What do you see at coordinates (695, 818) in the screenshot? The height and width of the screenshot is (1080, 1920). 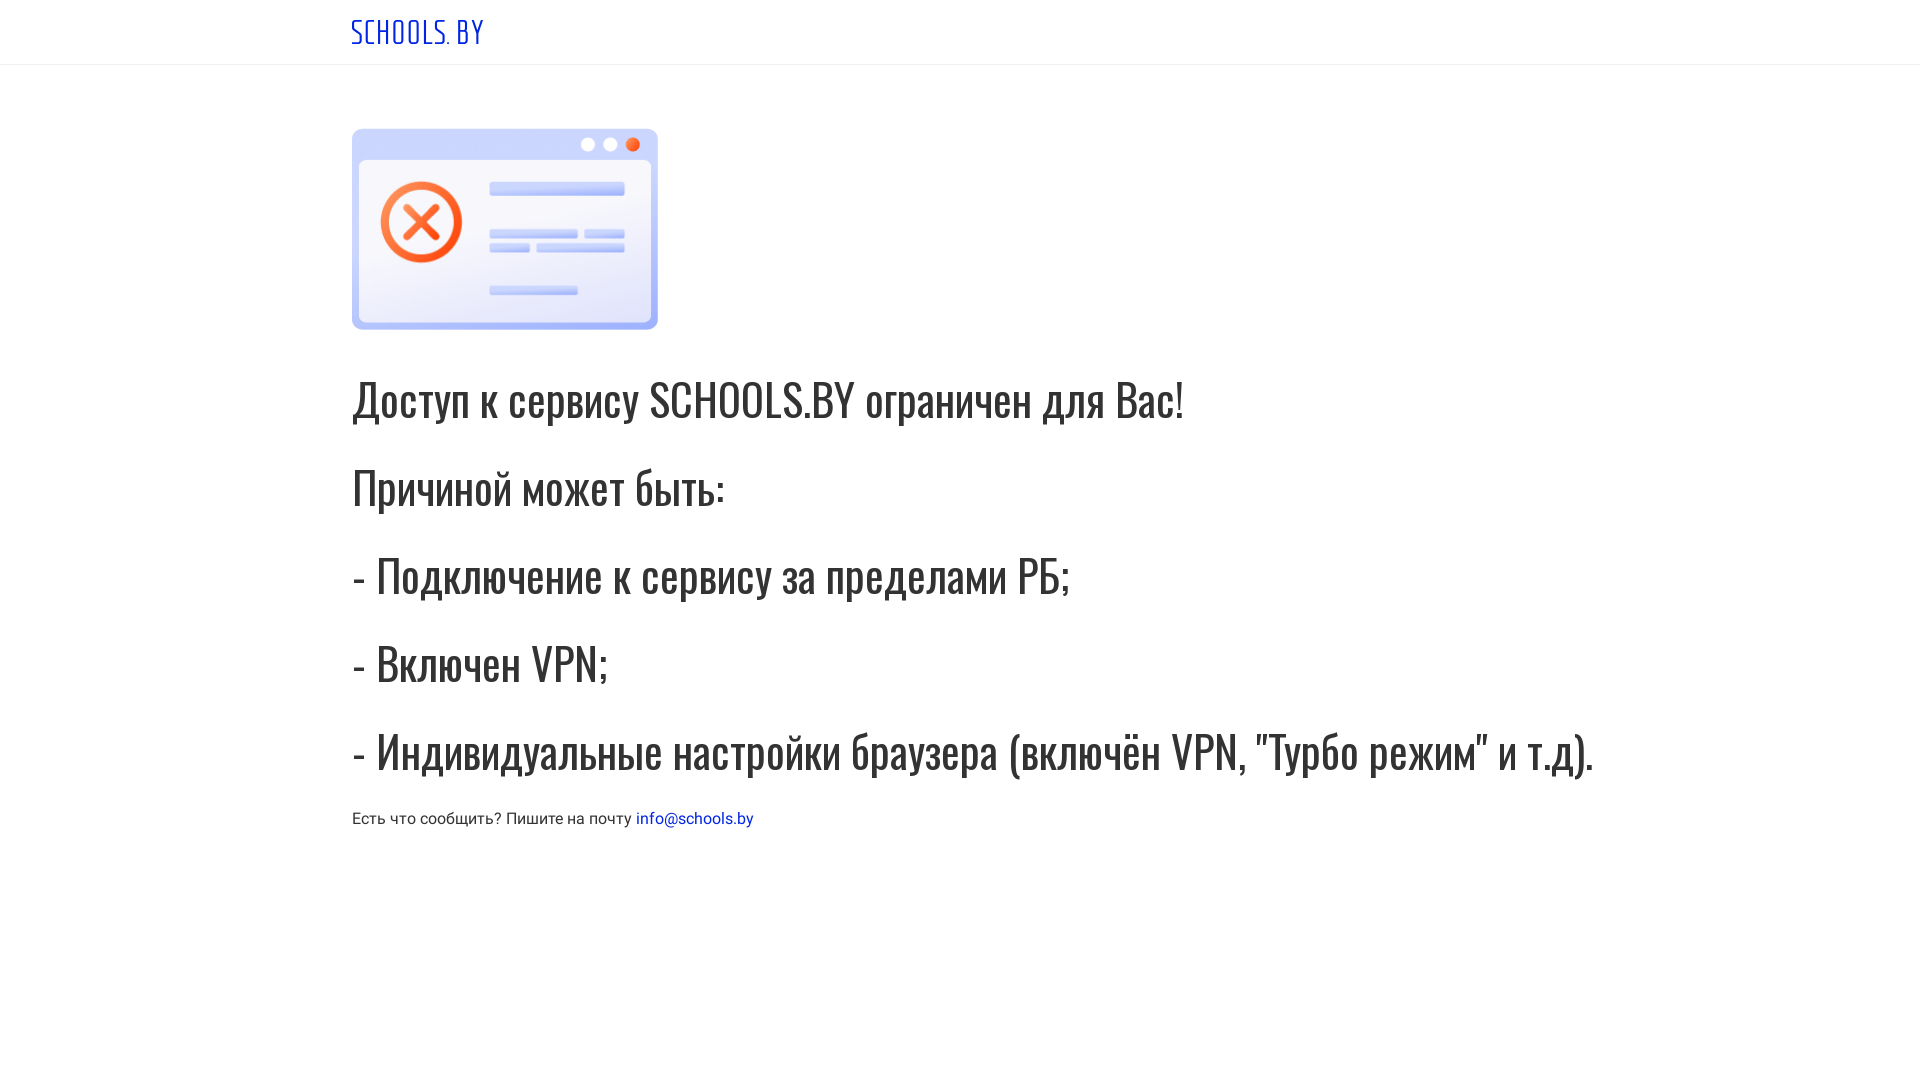 I see `'info@schools.by'` at bounding box center [695, 818].